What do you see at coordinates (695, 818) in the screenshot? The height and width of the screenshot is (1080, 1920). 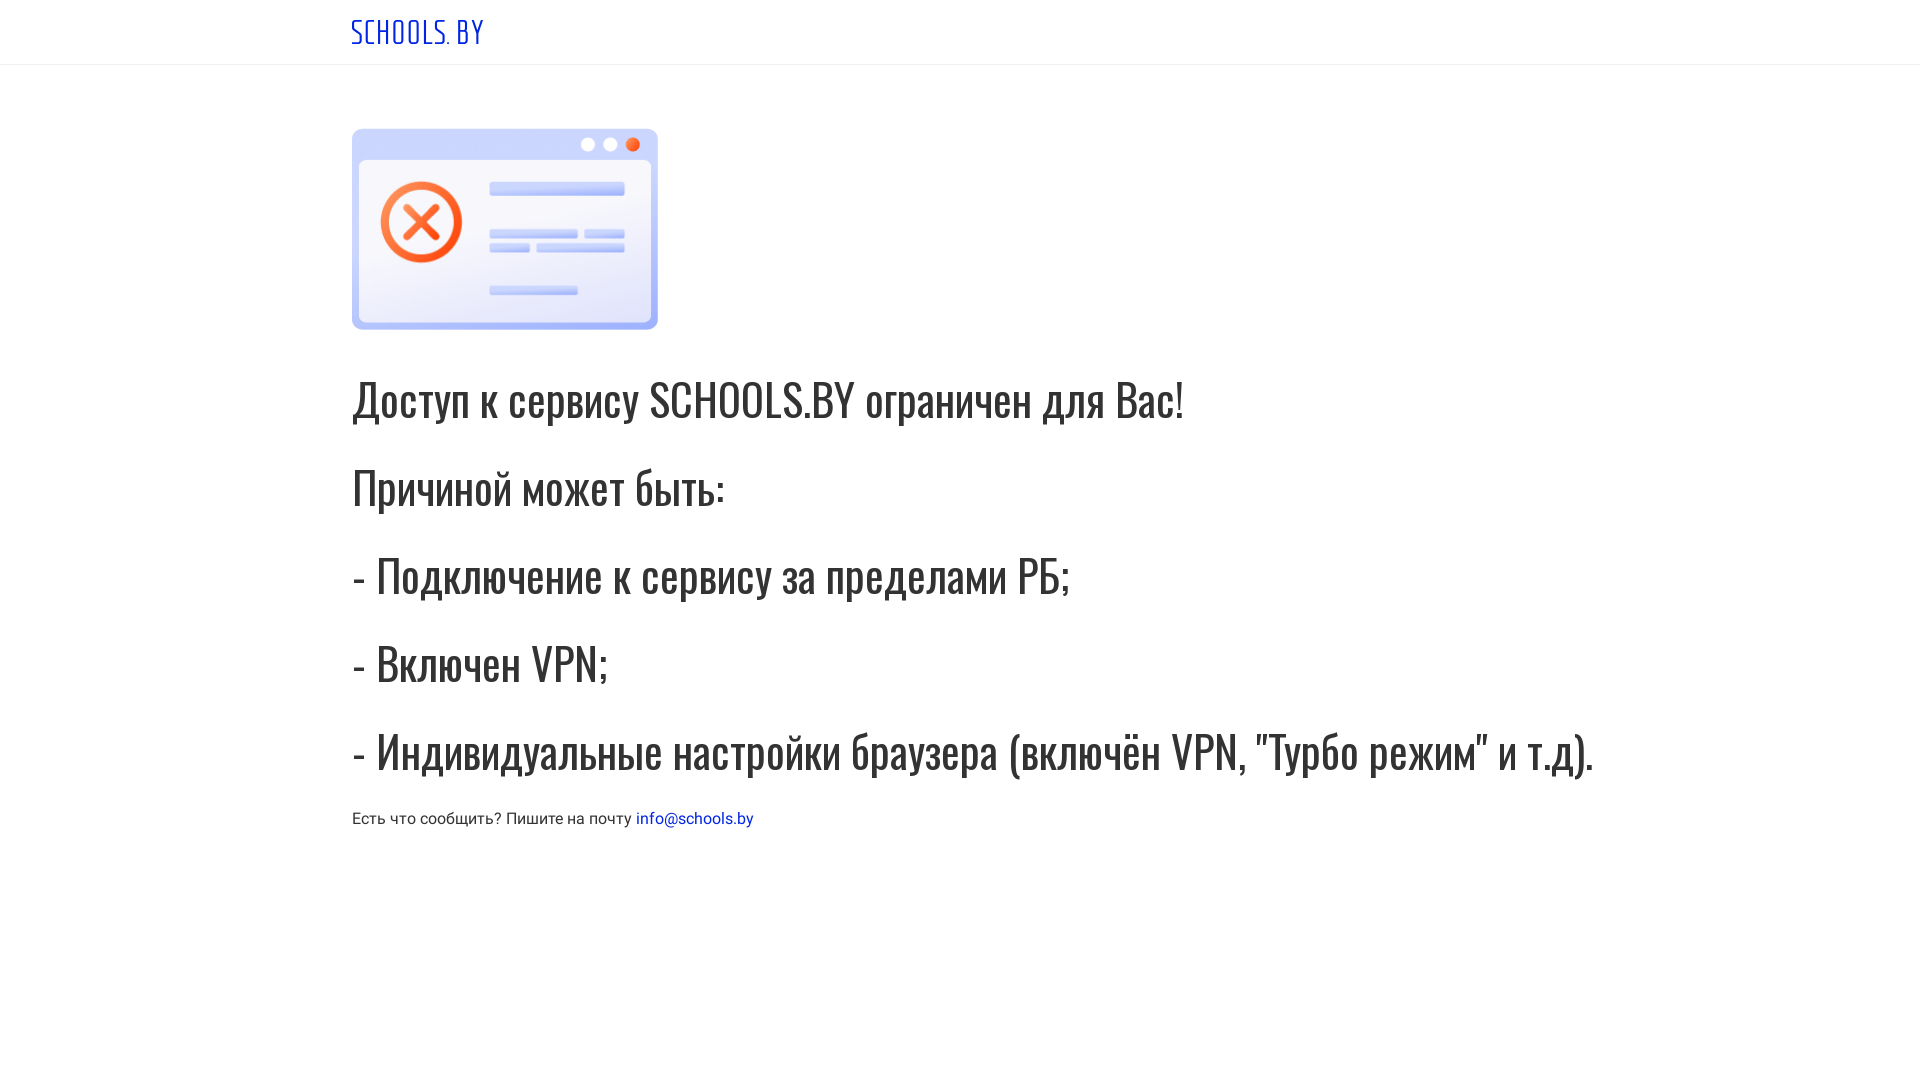 I see `'info@schools.by'` at bounding box center [695, 818].